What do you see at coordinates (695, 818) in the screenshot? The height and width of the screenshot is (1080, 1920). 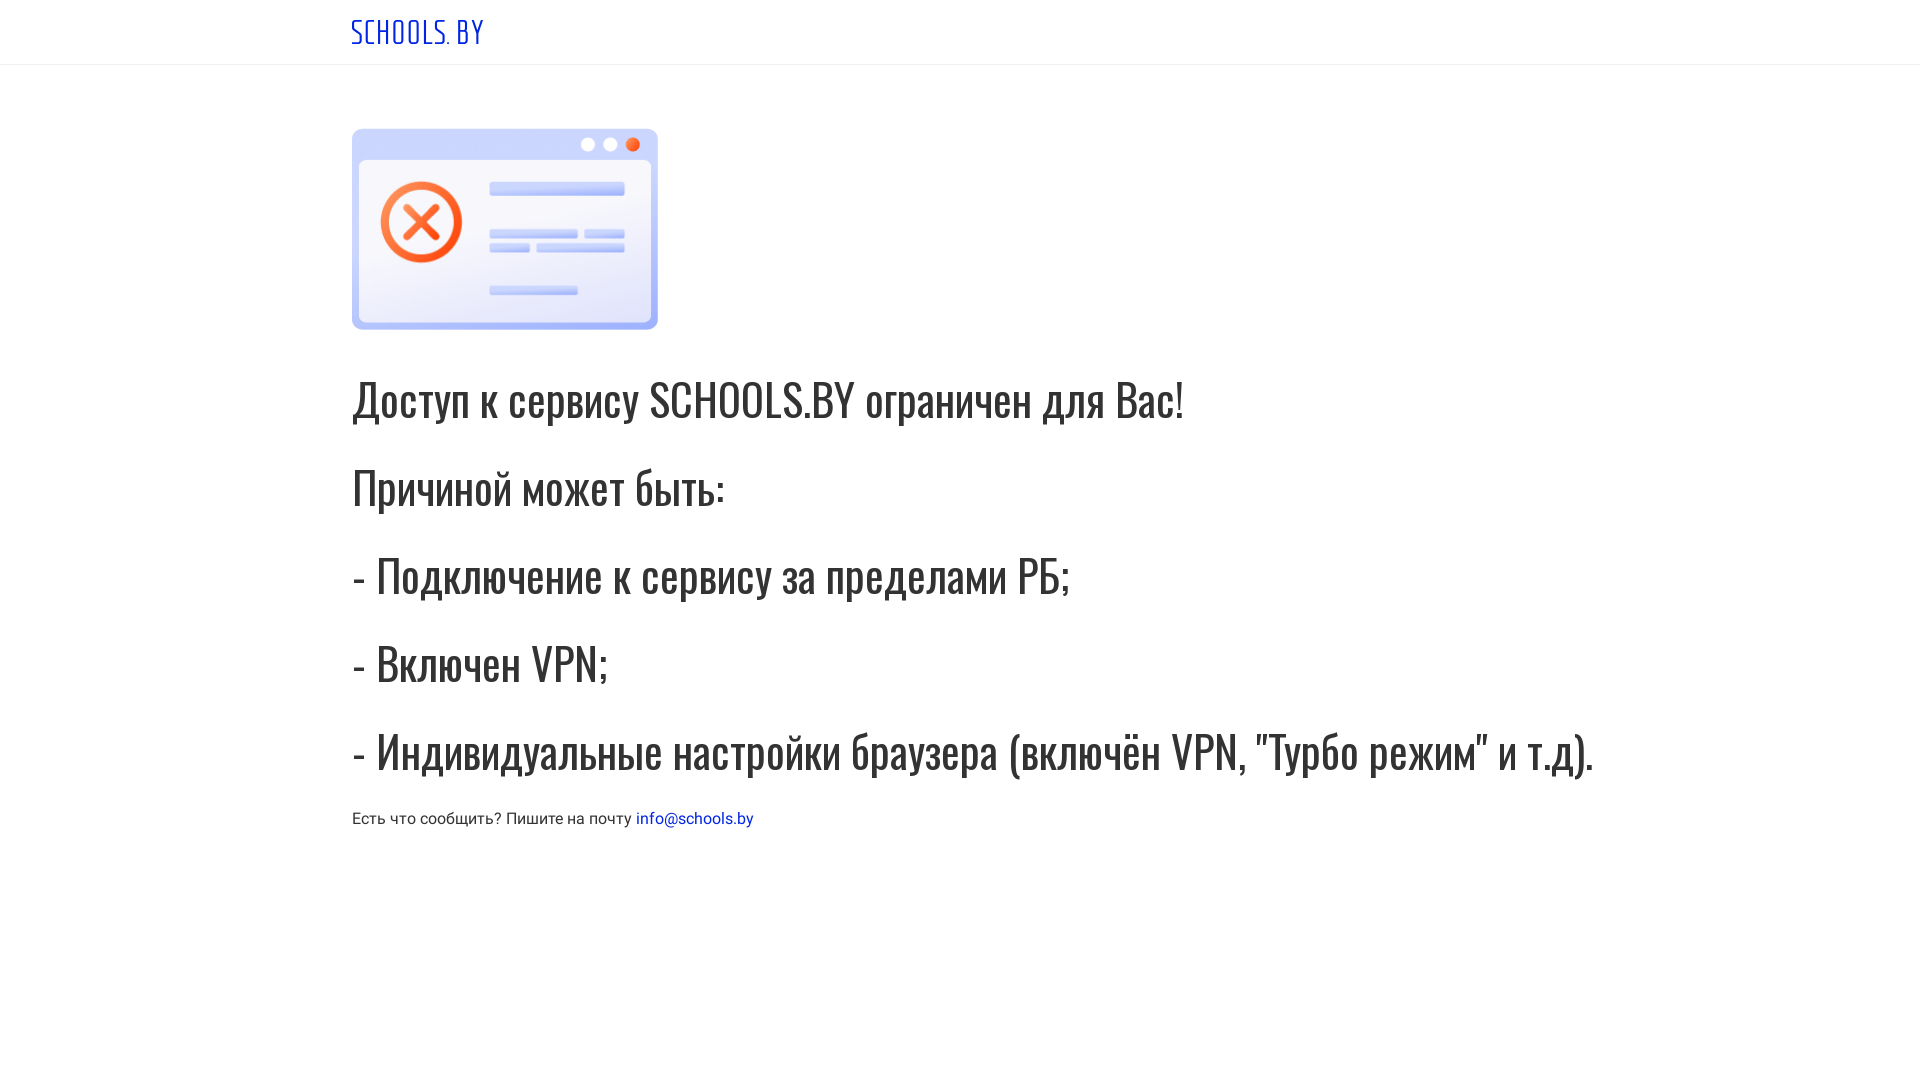 I see `'info@schools.by'` at bounding box center [695, 818].